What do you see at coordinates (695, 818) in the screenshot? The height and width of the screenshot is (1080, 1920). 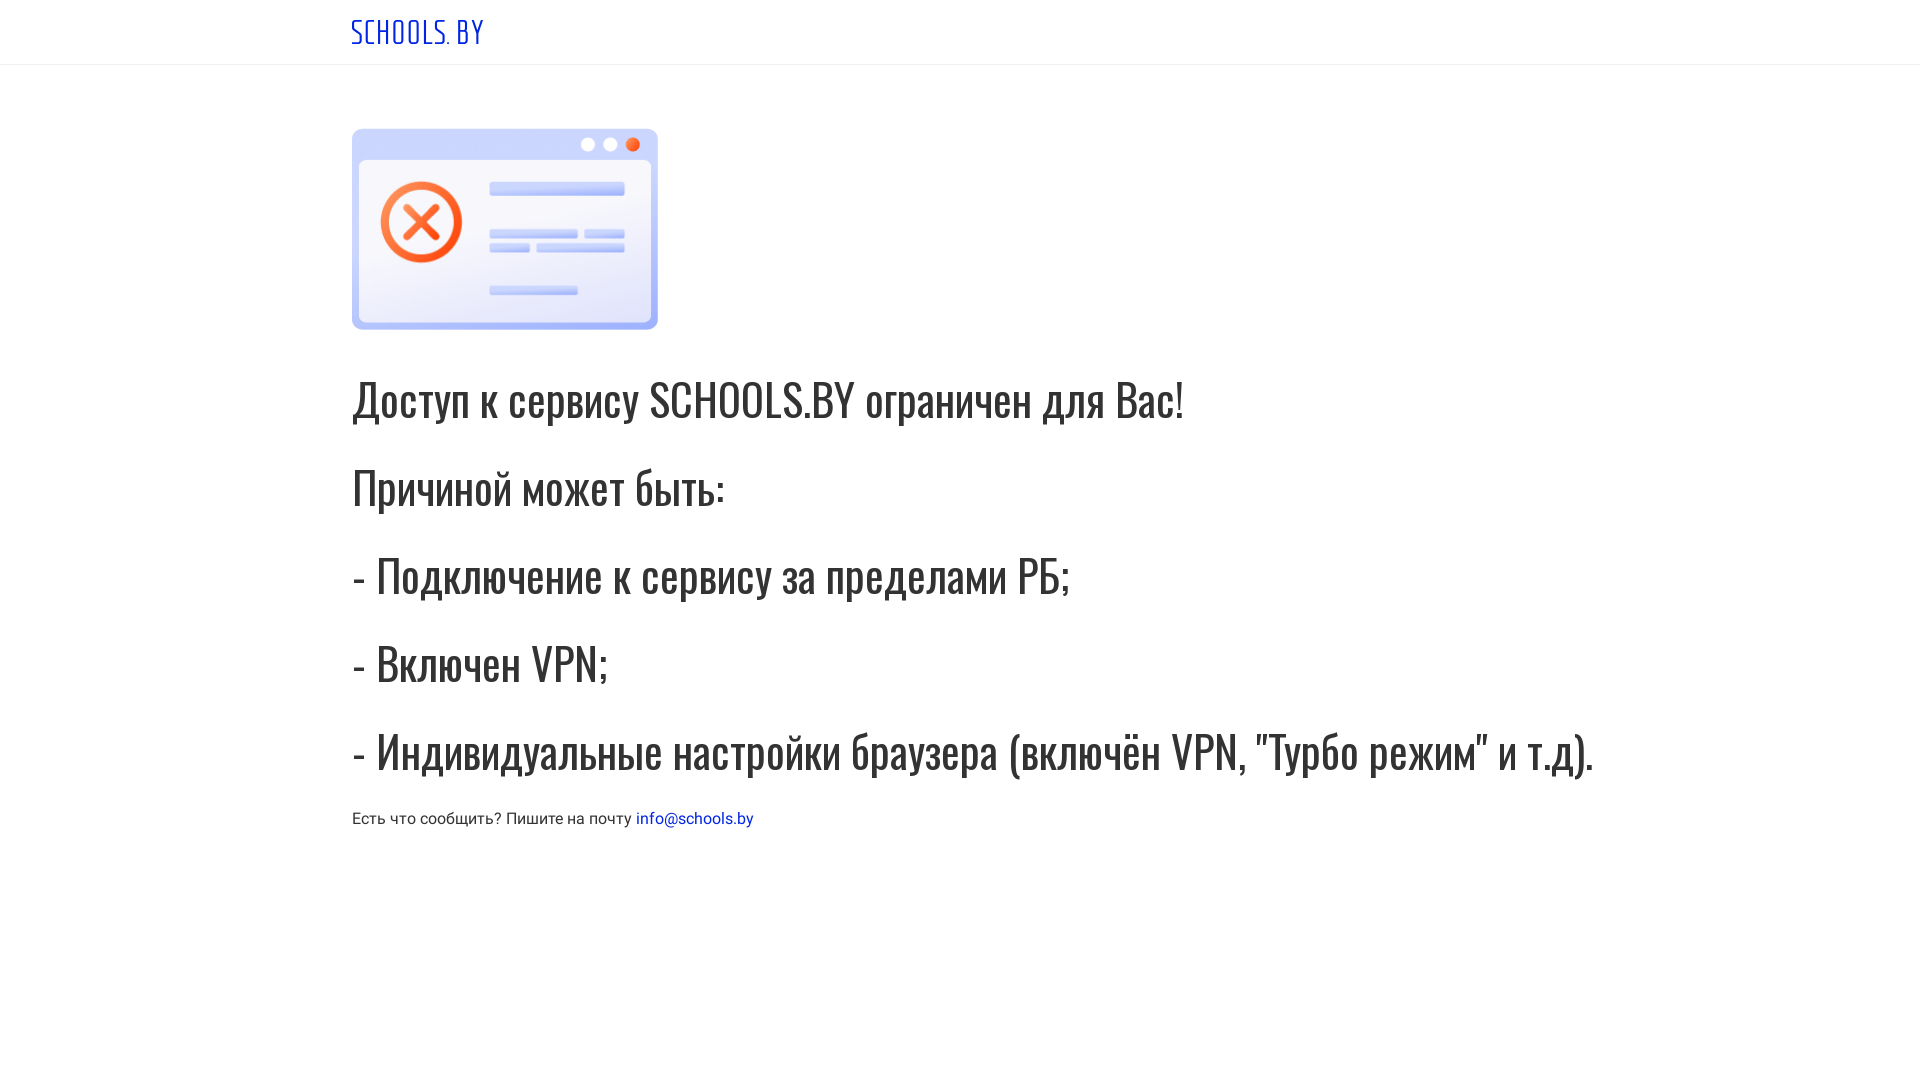 I see `'info@schools.by'` at bounding box center [695, 818].